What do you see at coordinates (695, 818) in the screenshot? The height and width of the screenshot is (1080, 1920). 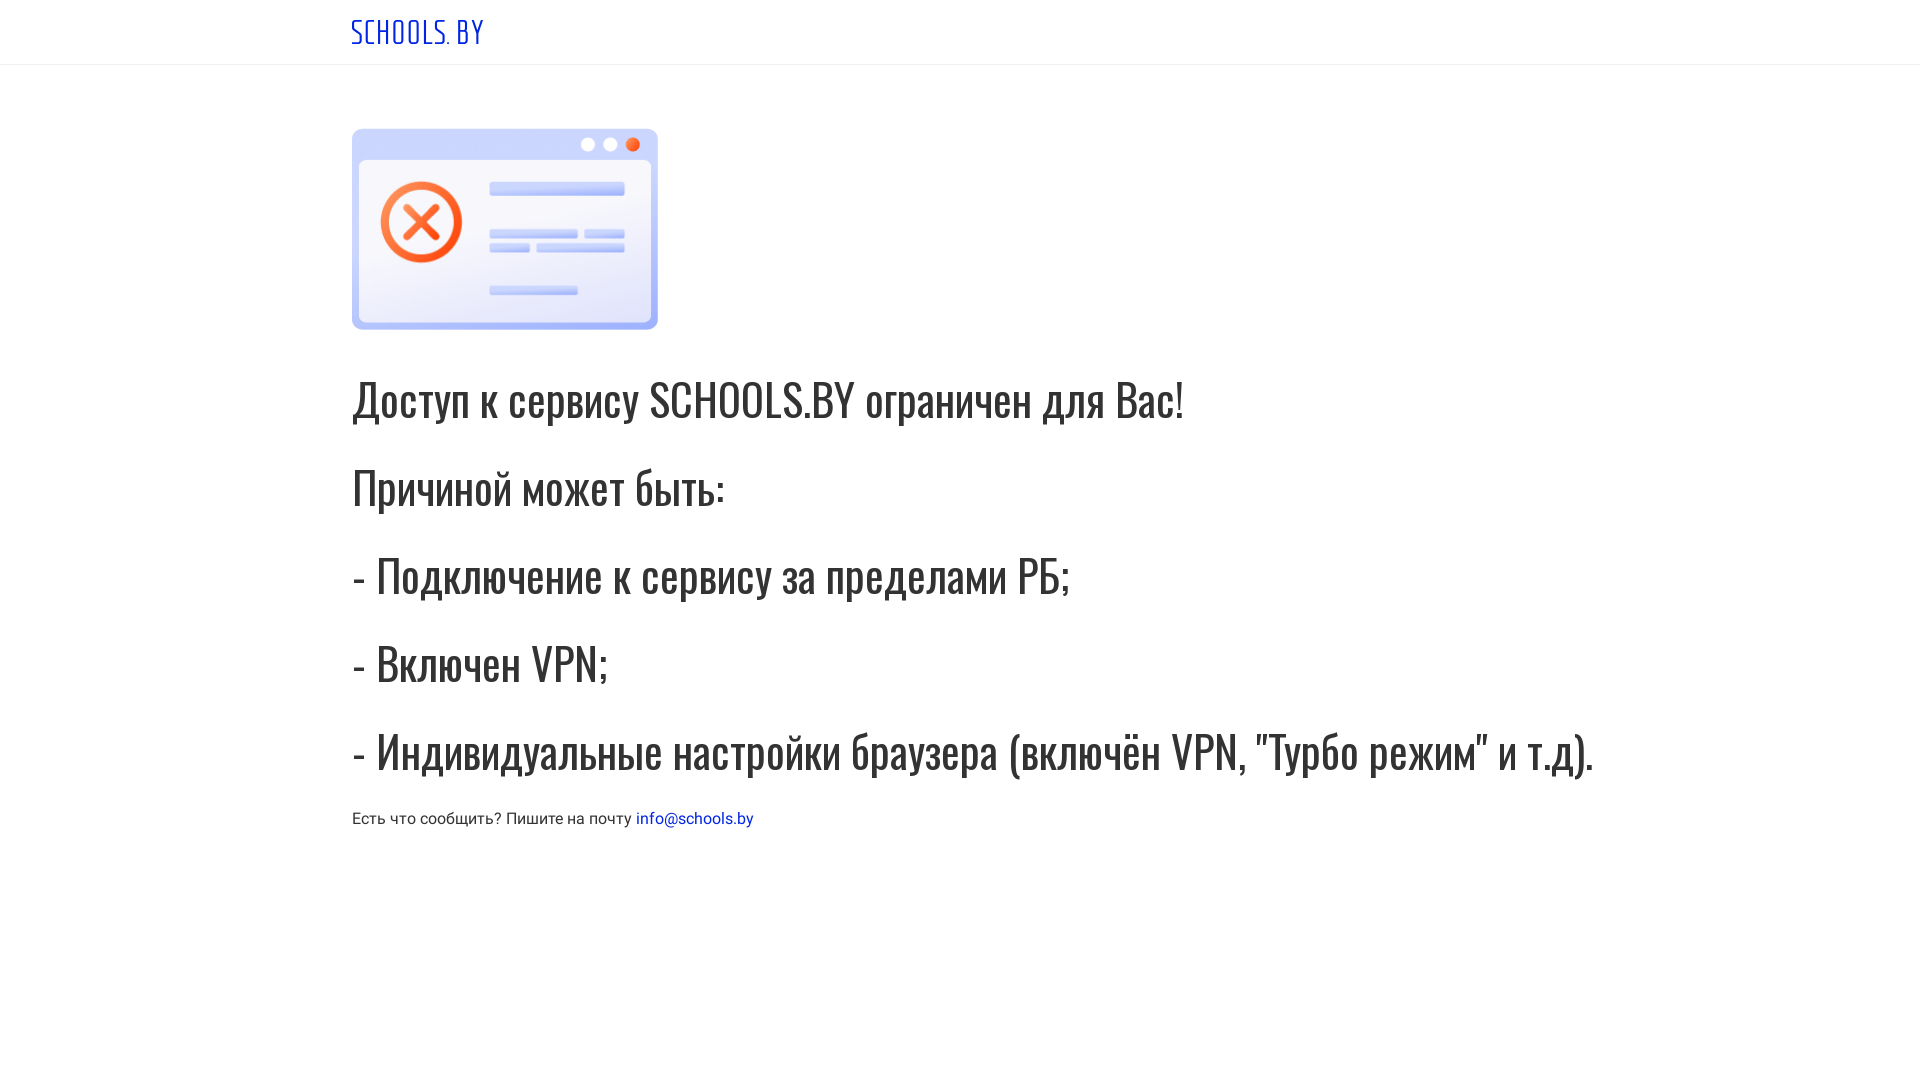 I see `'info@schools.by'` at bounding box center [695, 818].